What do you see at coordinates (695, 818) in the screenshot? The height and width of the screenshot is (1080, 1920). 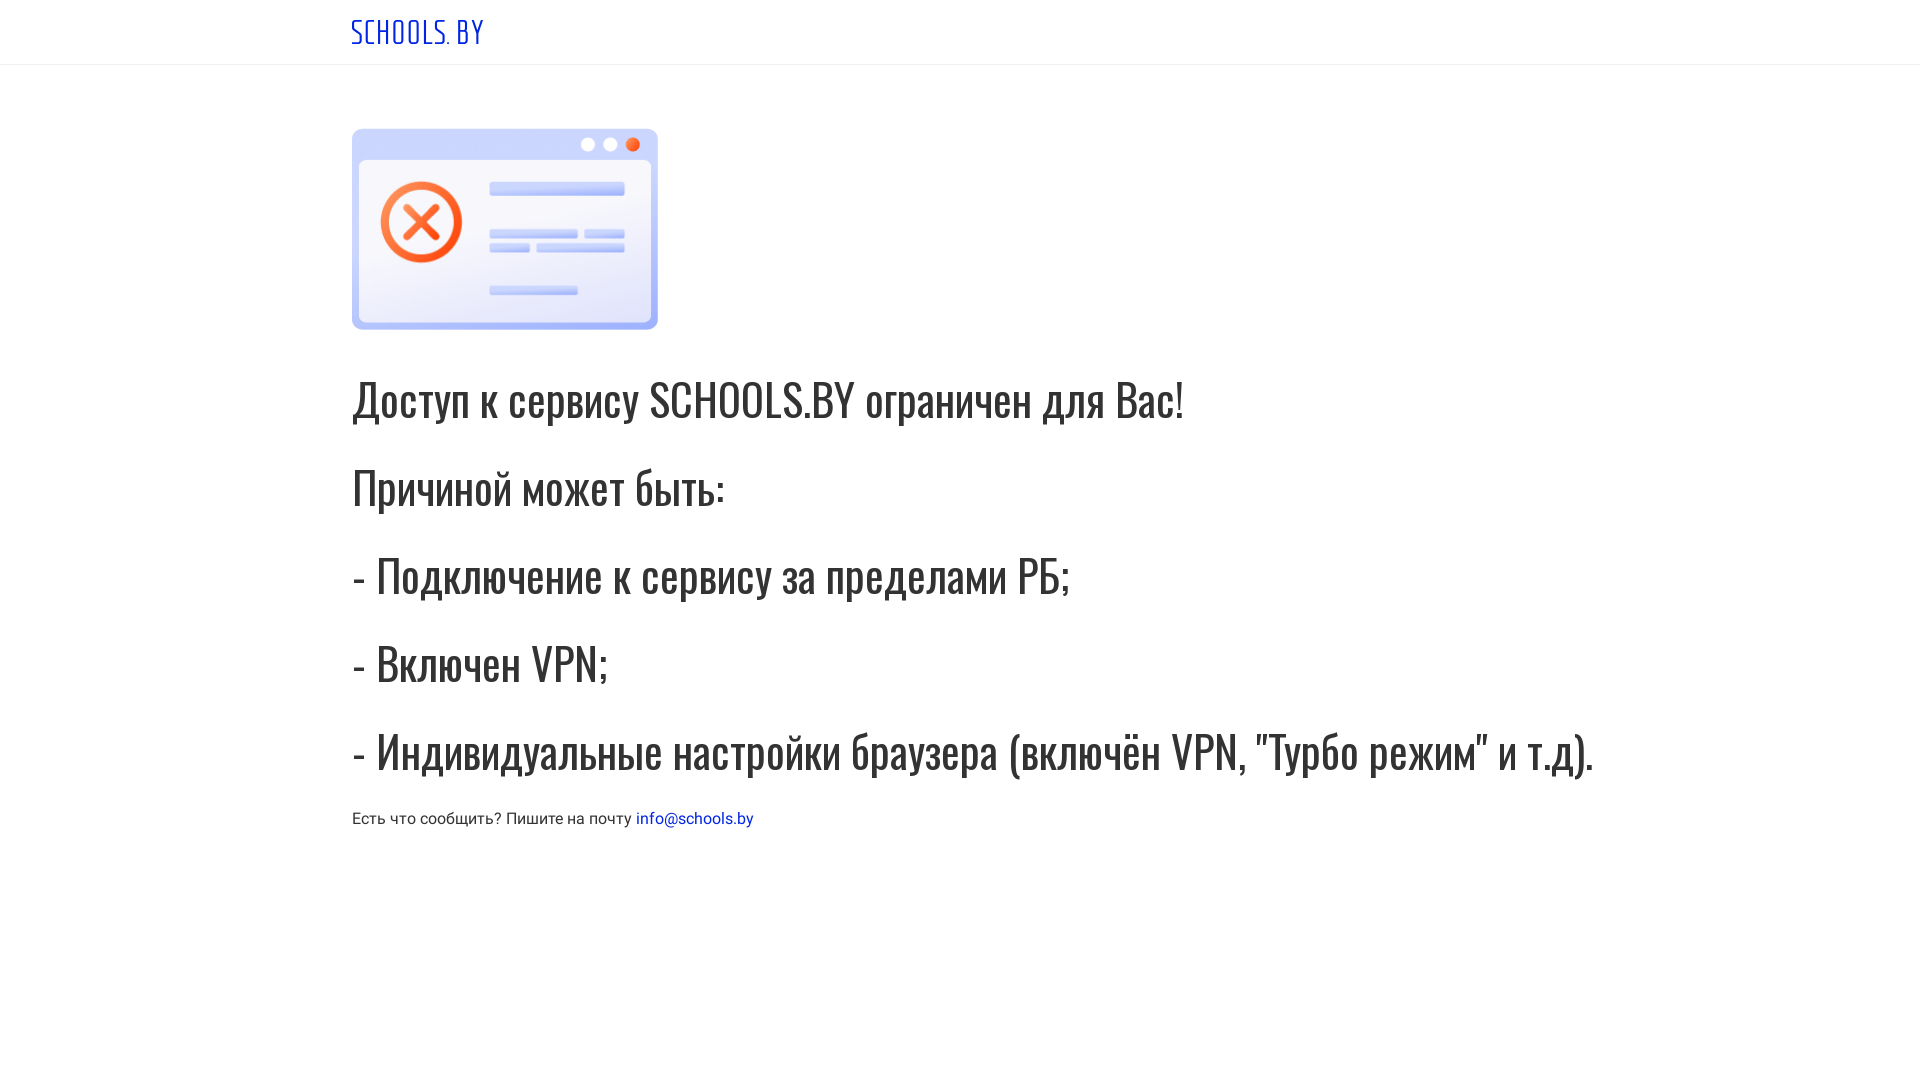 I see `'info@schools.by'` at bounding box center [695, 818].